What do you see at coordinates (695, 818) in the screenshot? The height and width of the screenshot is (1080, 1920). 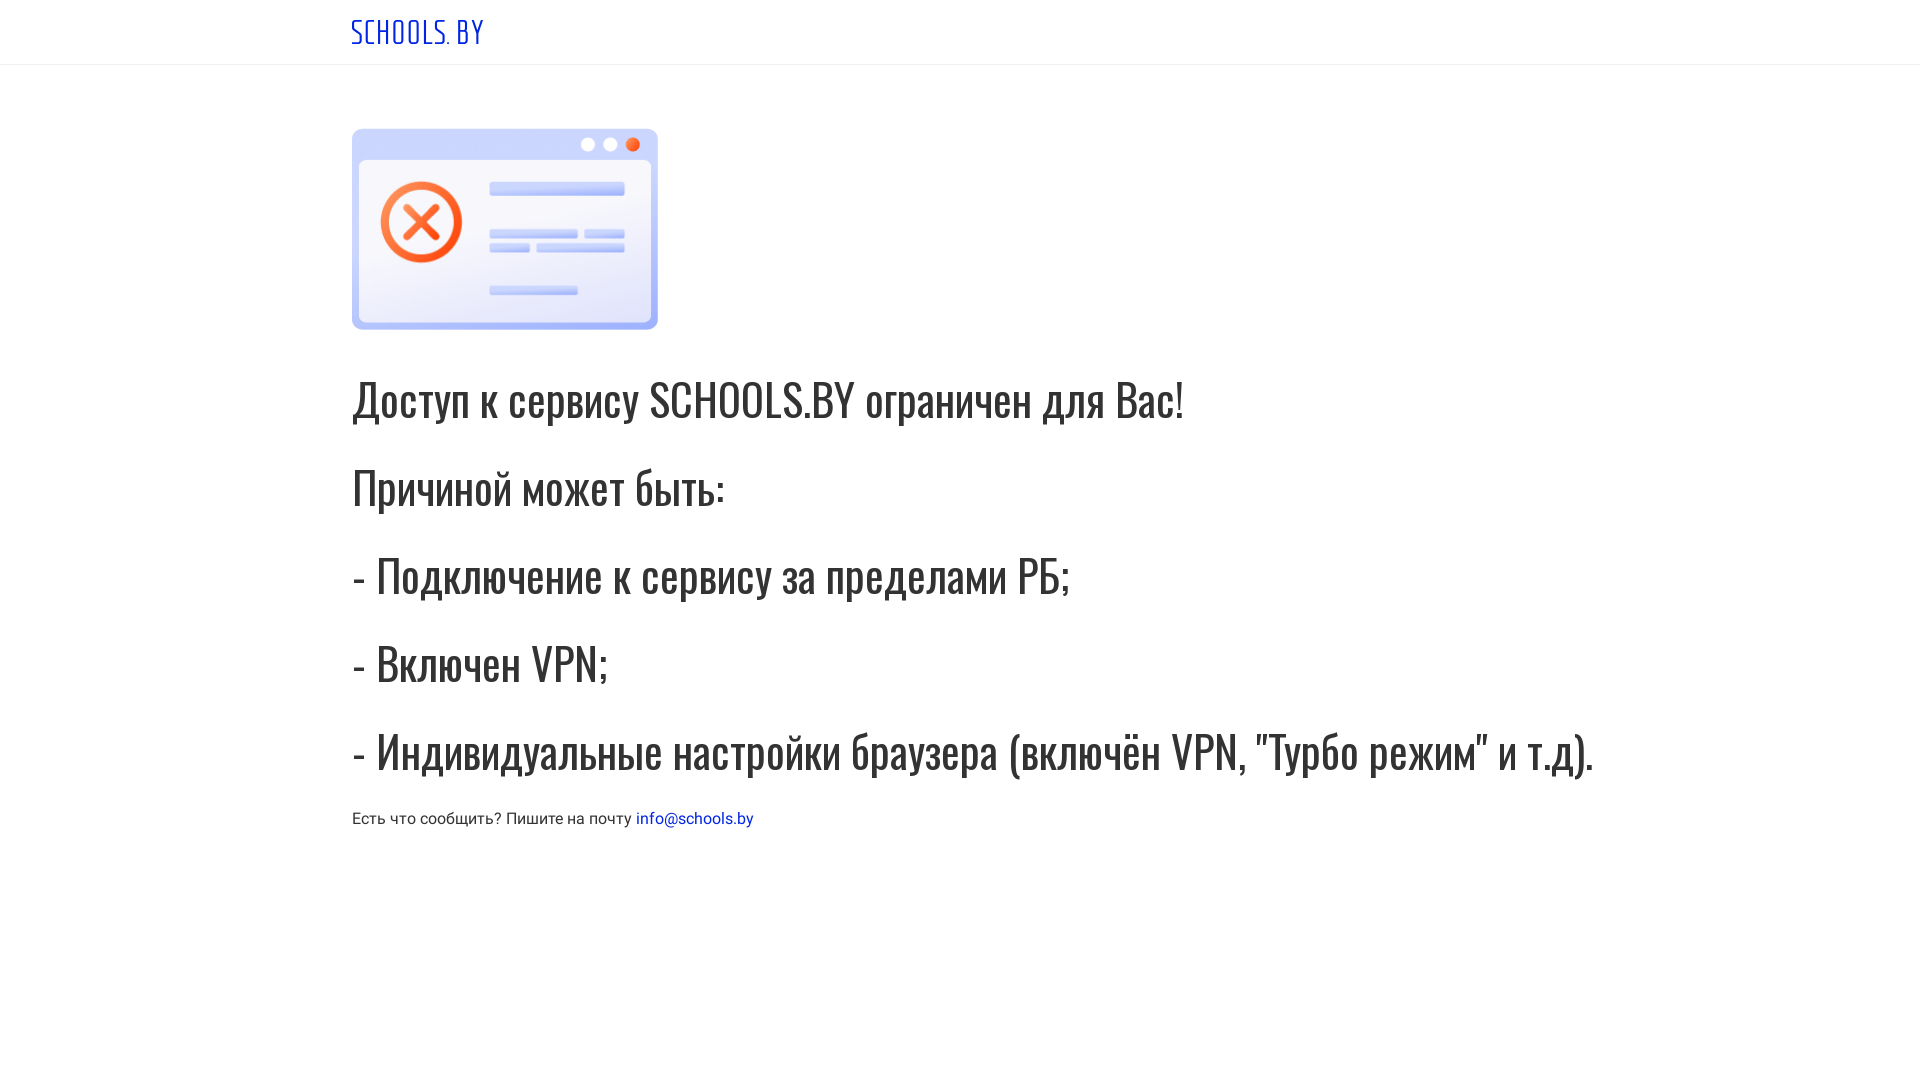 I see `'info@schools.by'` at bounding box center [695, 818].